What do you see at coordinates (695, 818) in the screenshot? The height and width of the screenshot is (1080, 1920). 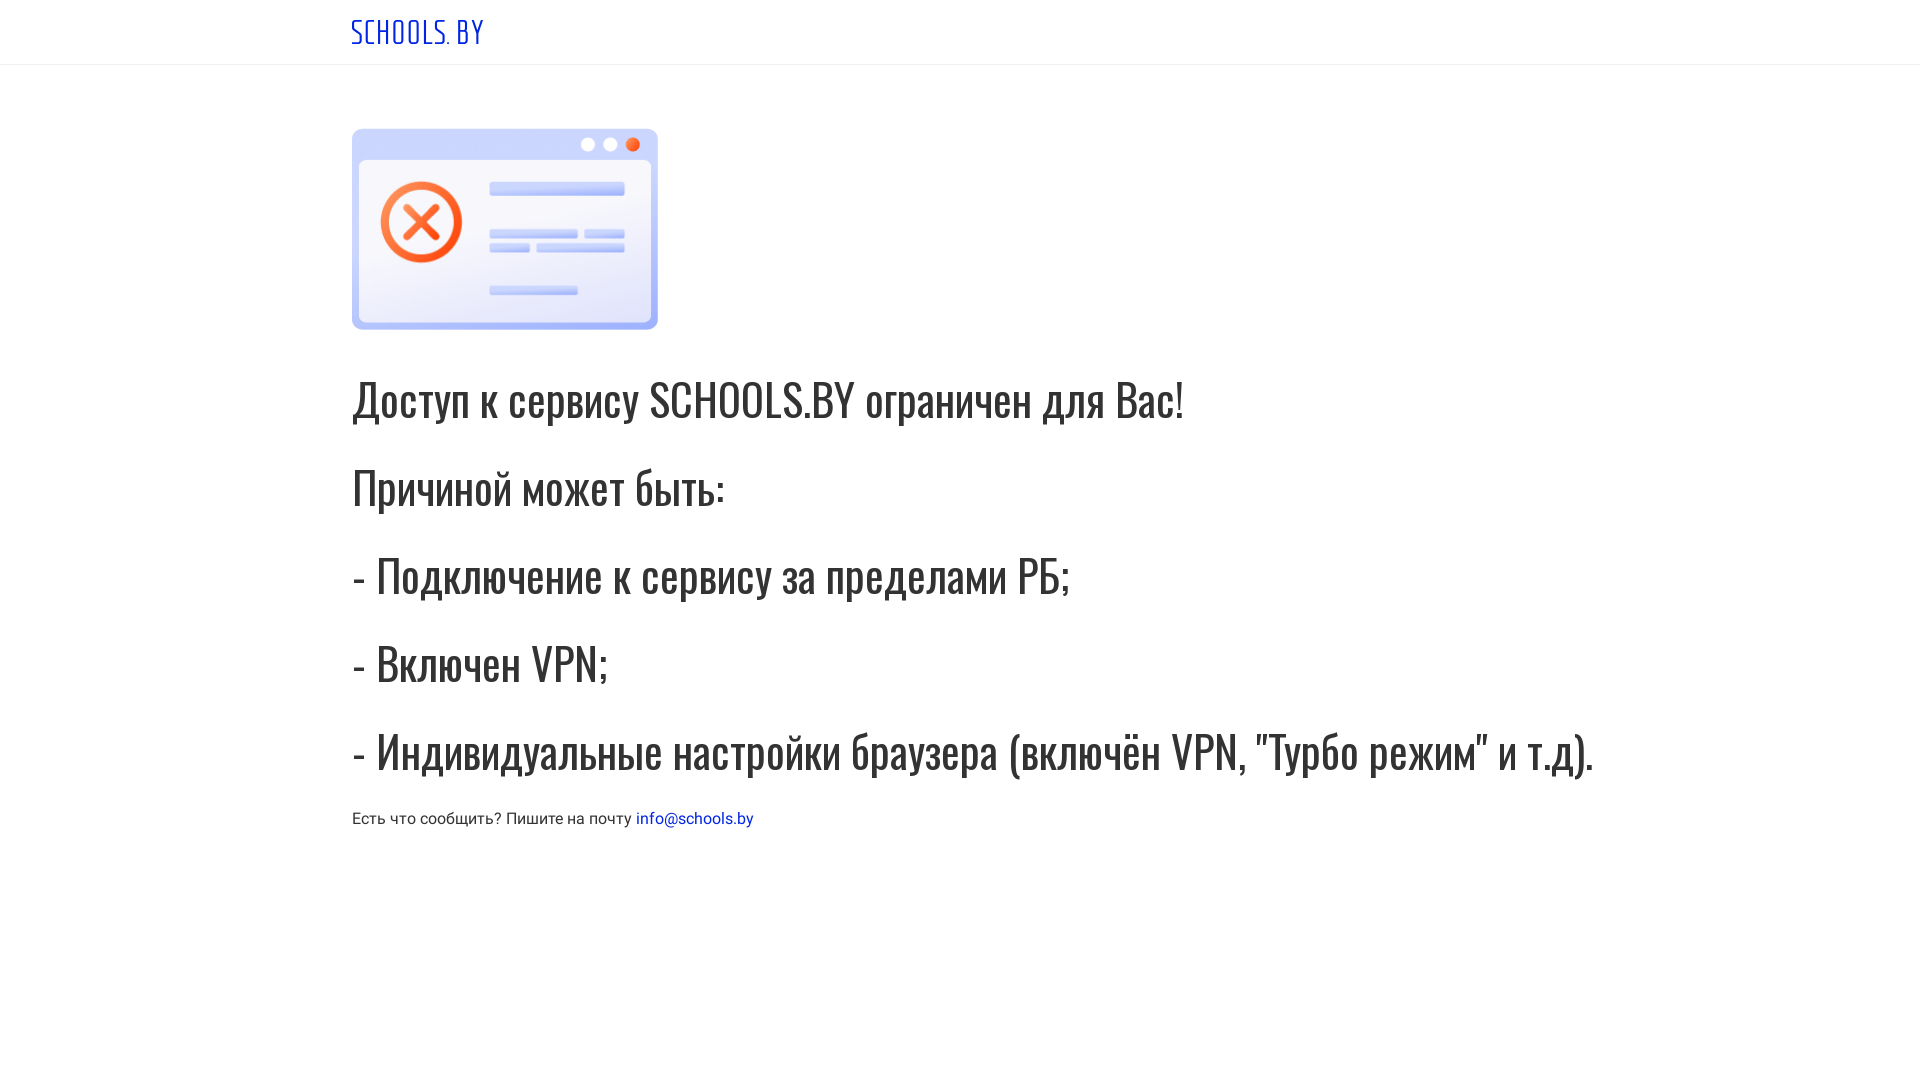 I see `'info@schools.by'` at bounding box center [695, 818].